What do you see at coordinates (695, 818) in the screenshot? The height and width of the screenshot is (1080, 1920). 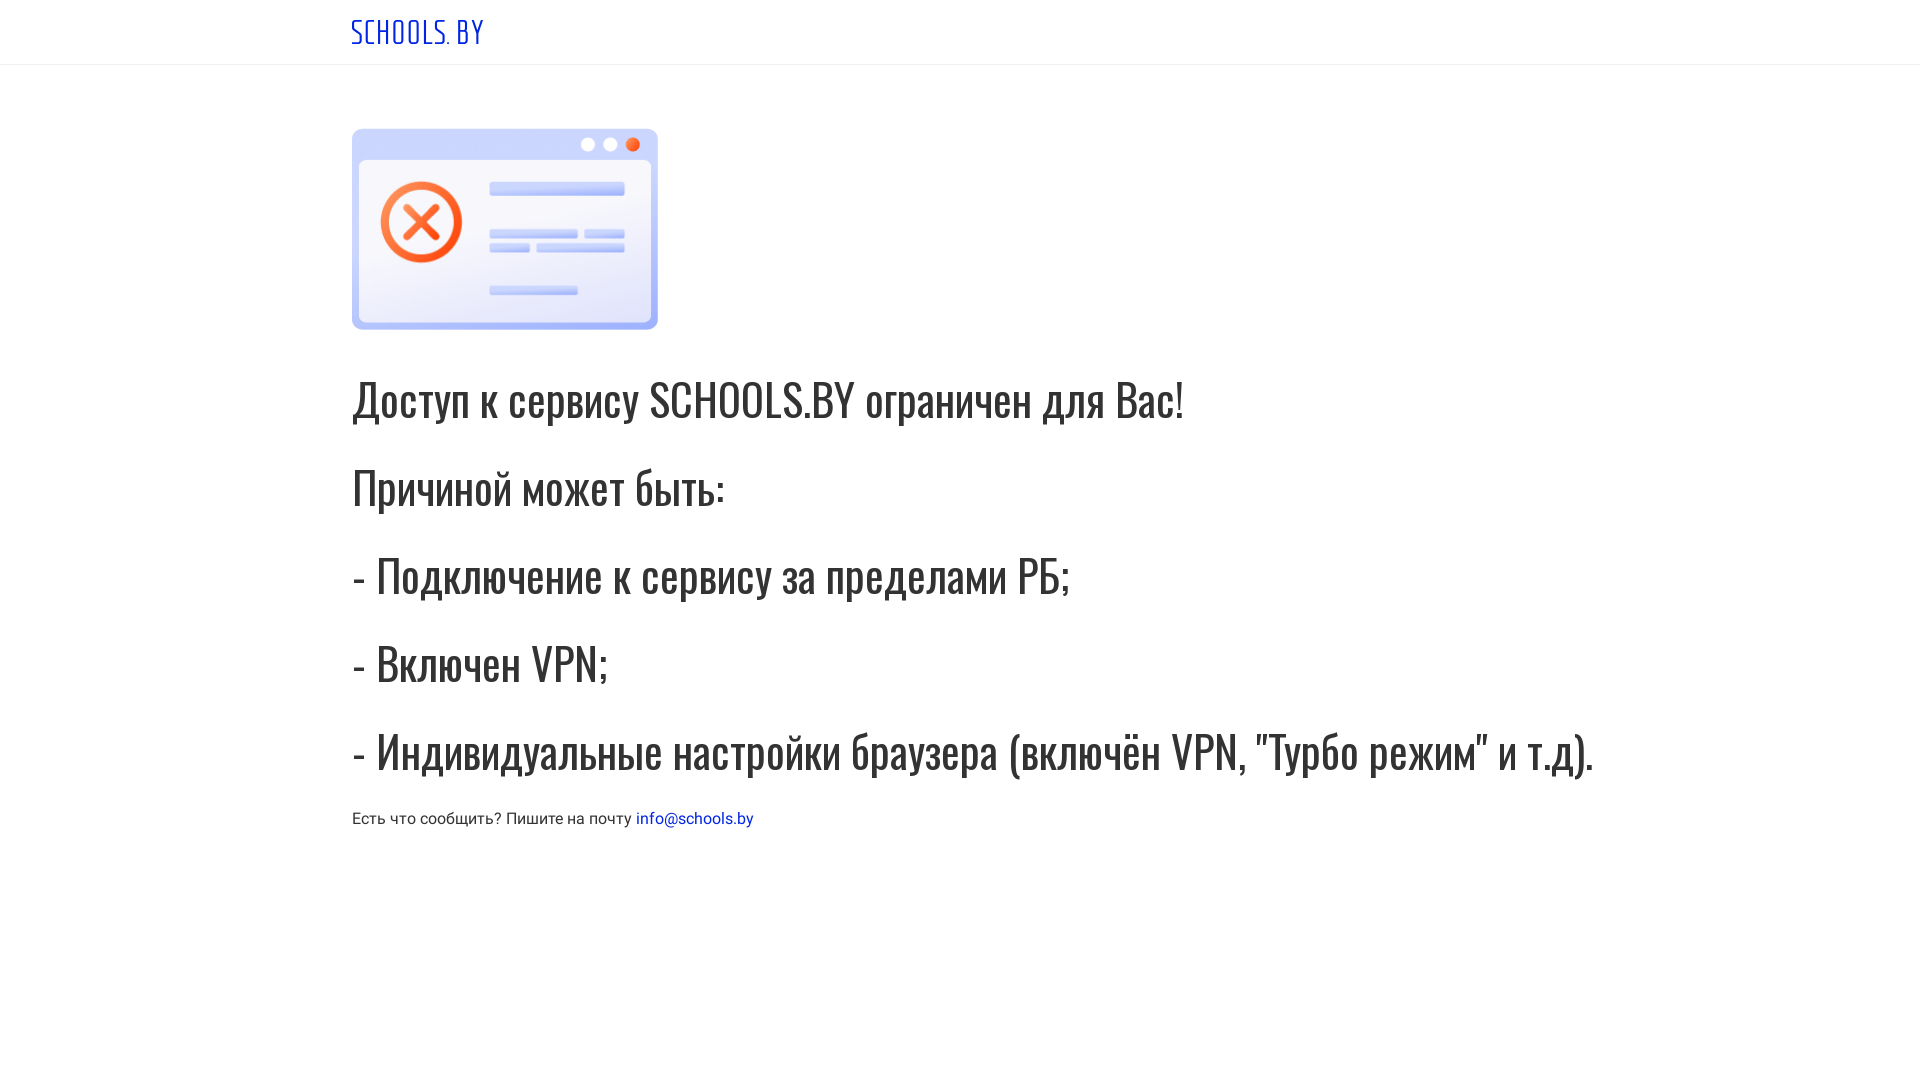 I see `'info@schools.by'` at bounding box center [695, 818].